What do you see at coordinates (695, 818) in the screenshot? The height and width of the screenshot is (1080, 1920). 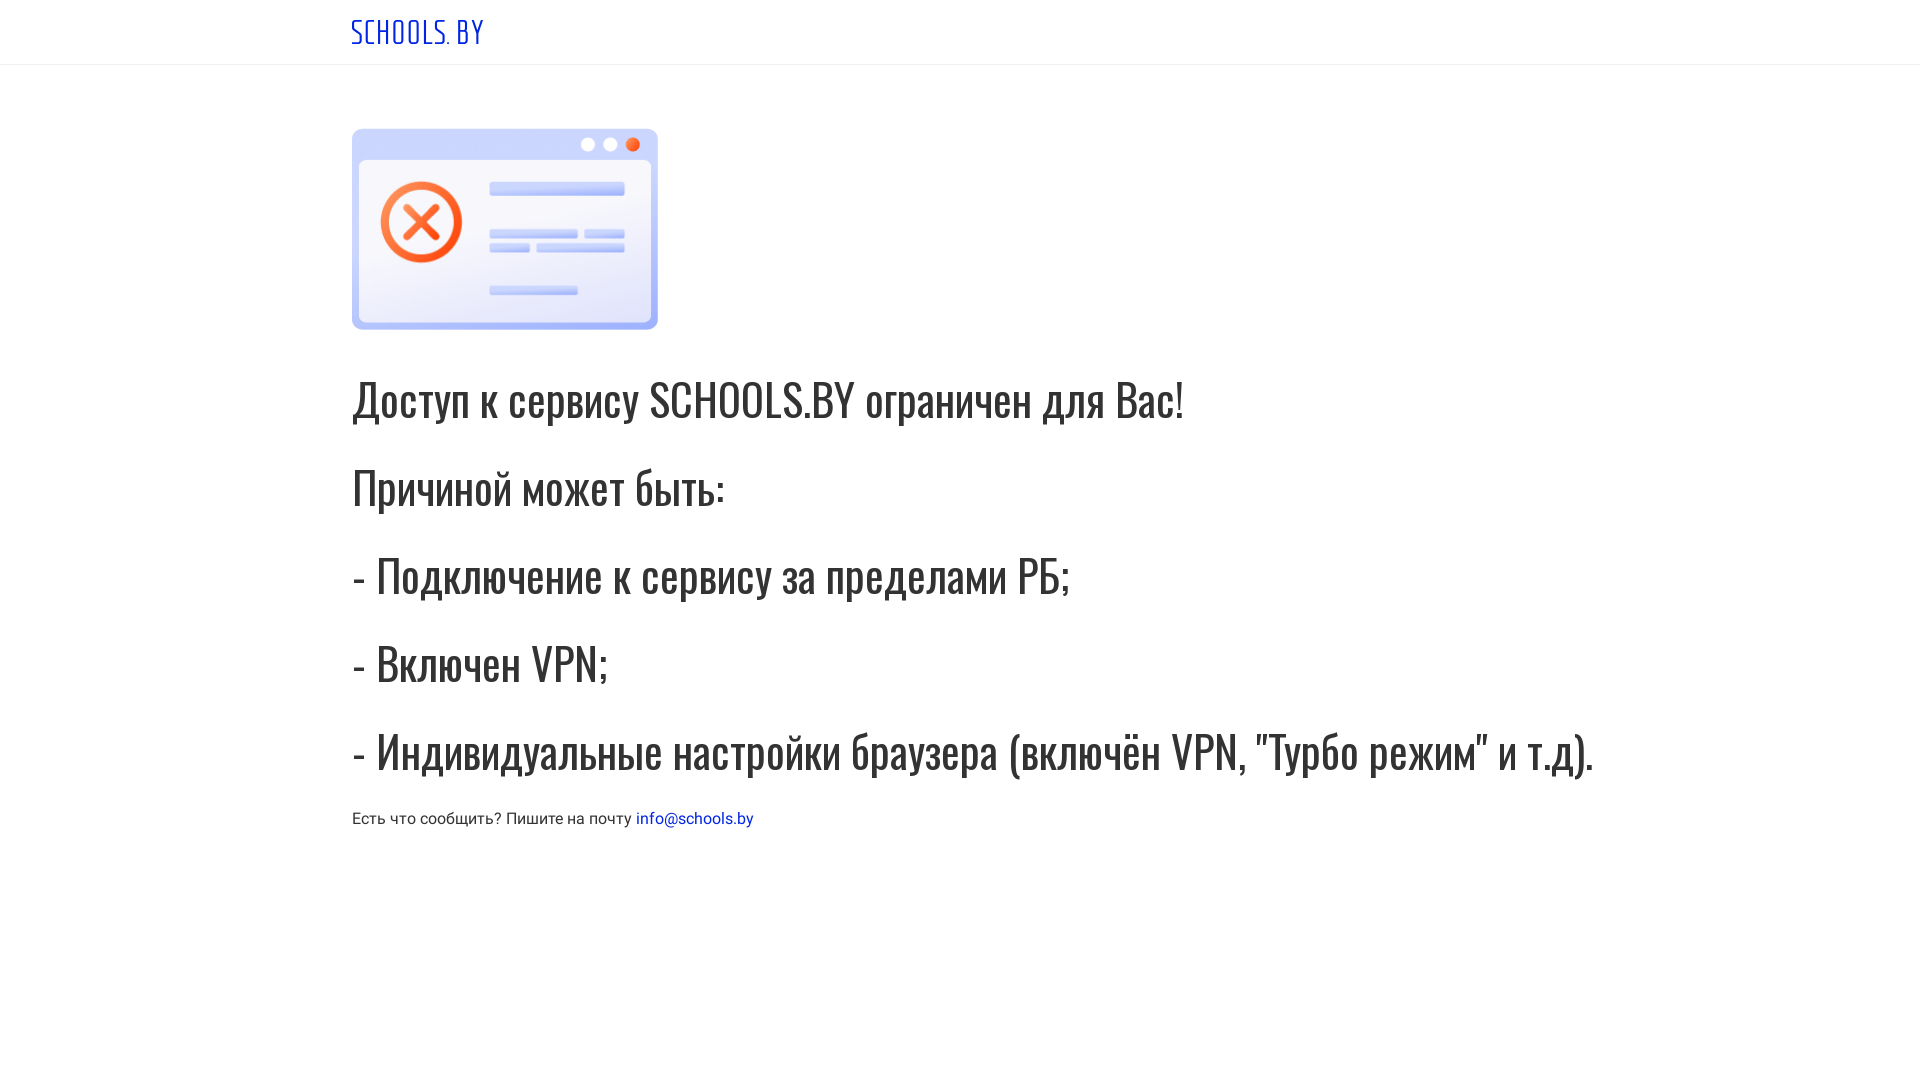 I see `'info@schools.by'` at bounding box center [695, 818].